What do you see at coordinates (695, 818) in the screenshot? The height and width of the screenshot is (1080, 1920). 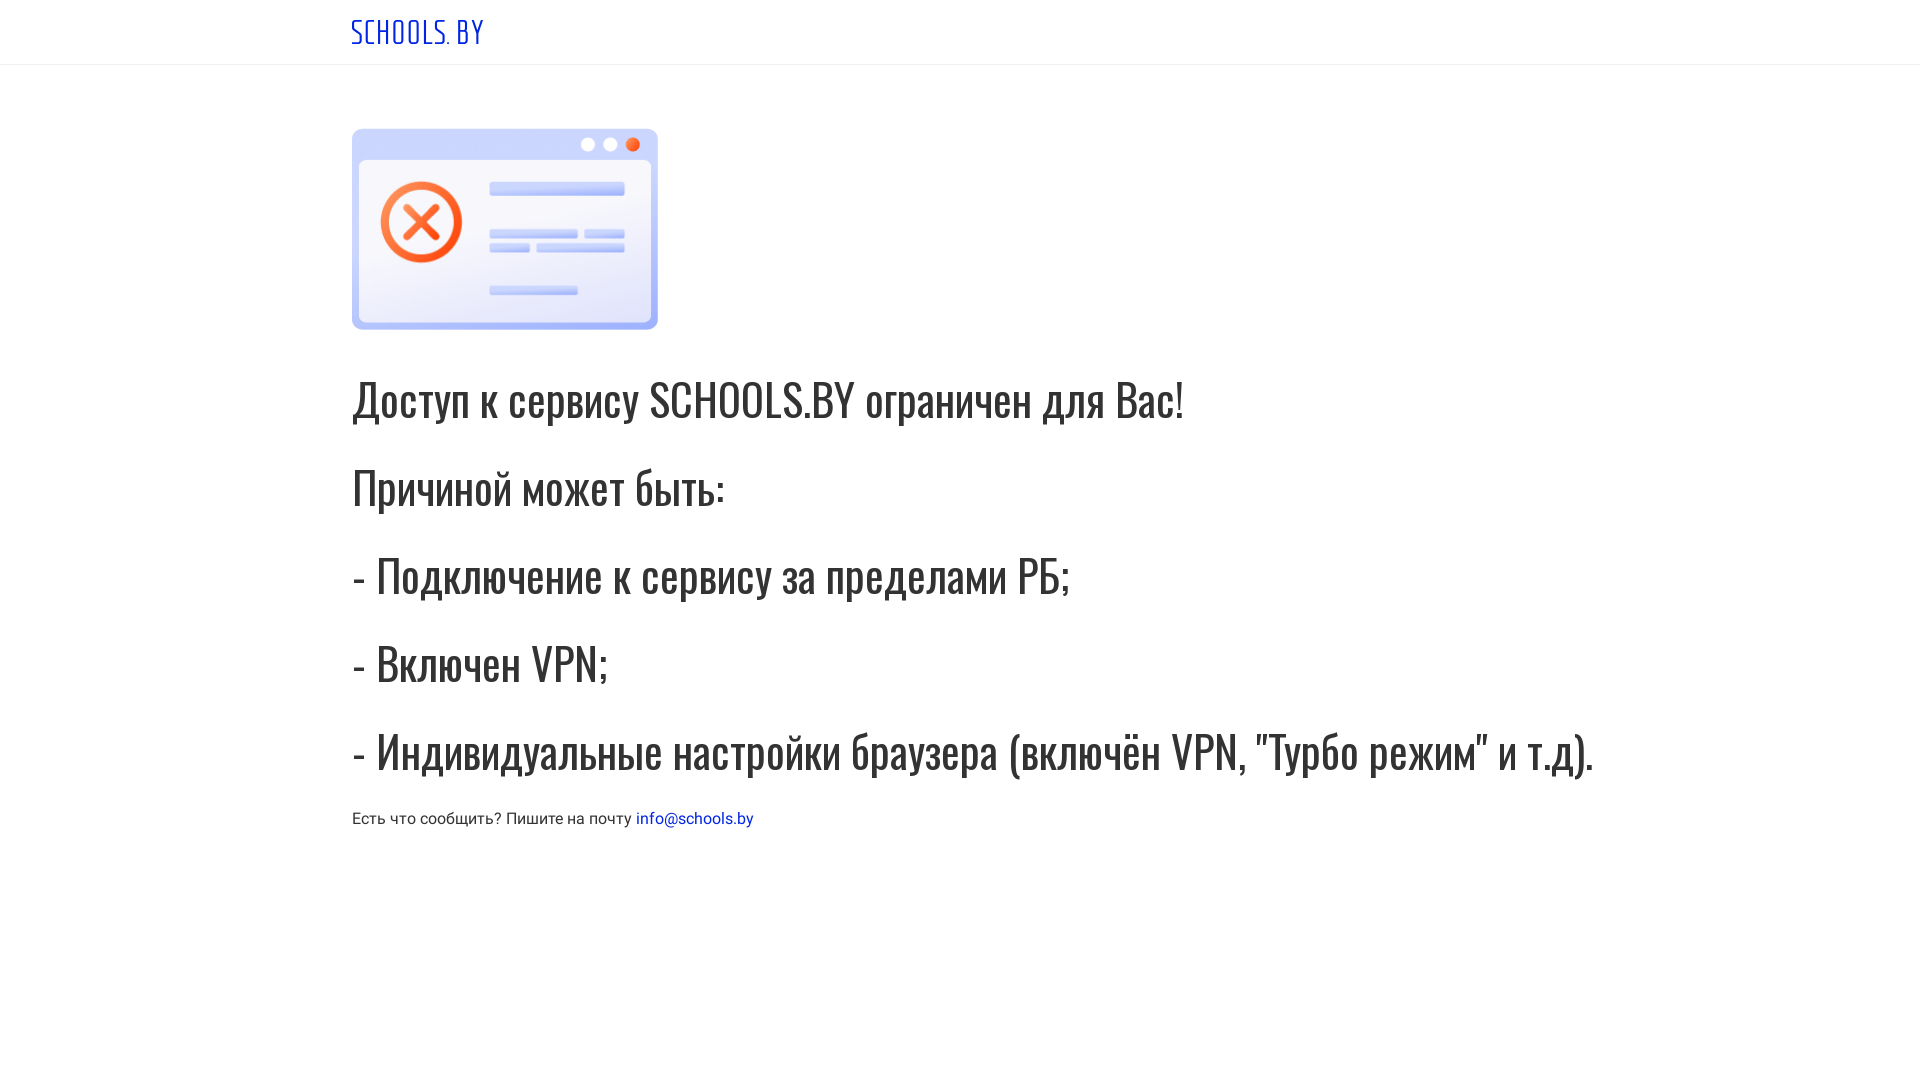 I see `'info@schools.by'` at bounding box center [695, 818].